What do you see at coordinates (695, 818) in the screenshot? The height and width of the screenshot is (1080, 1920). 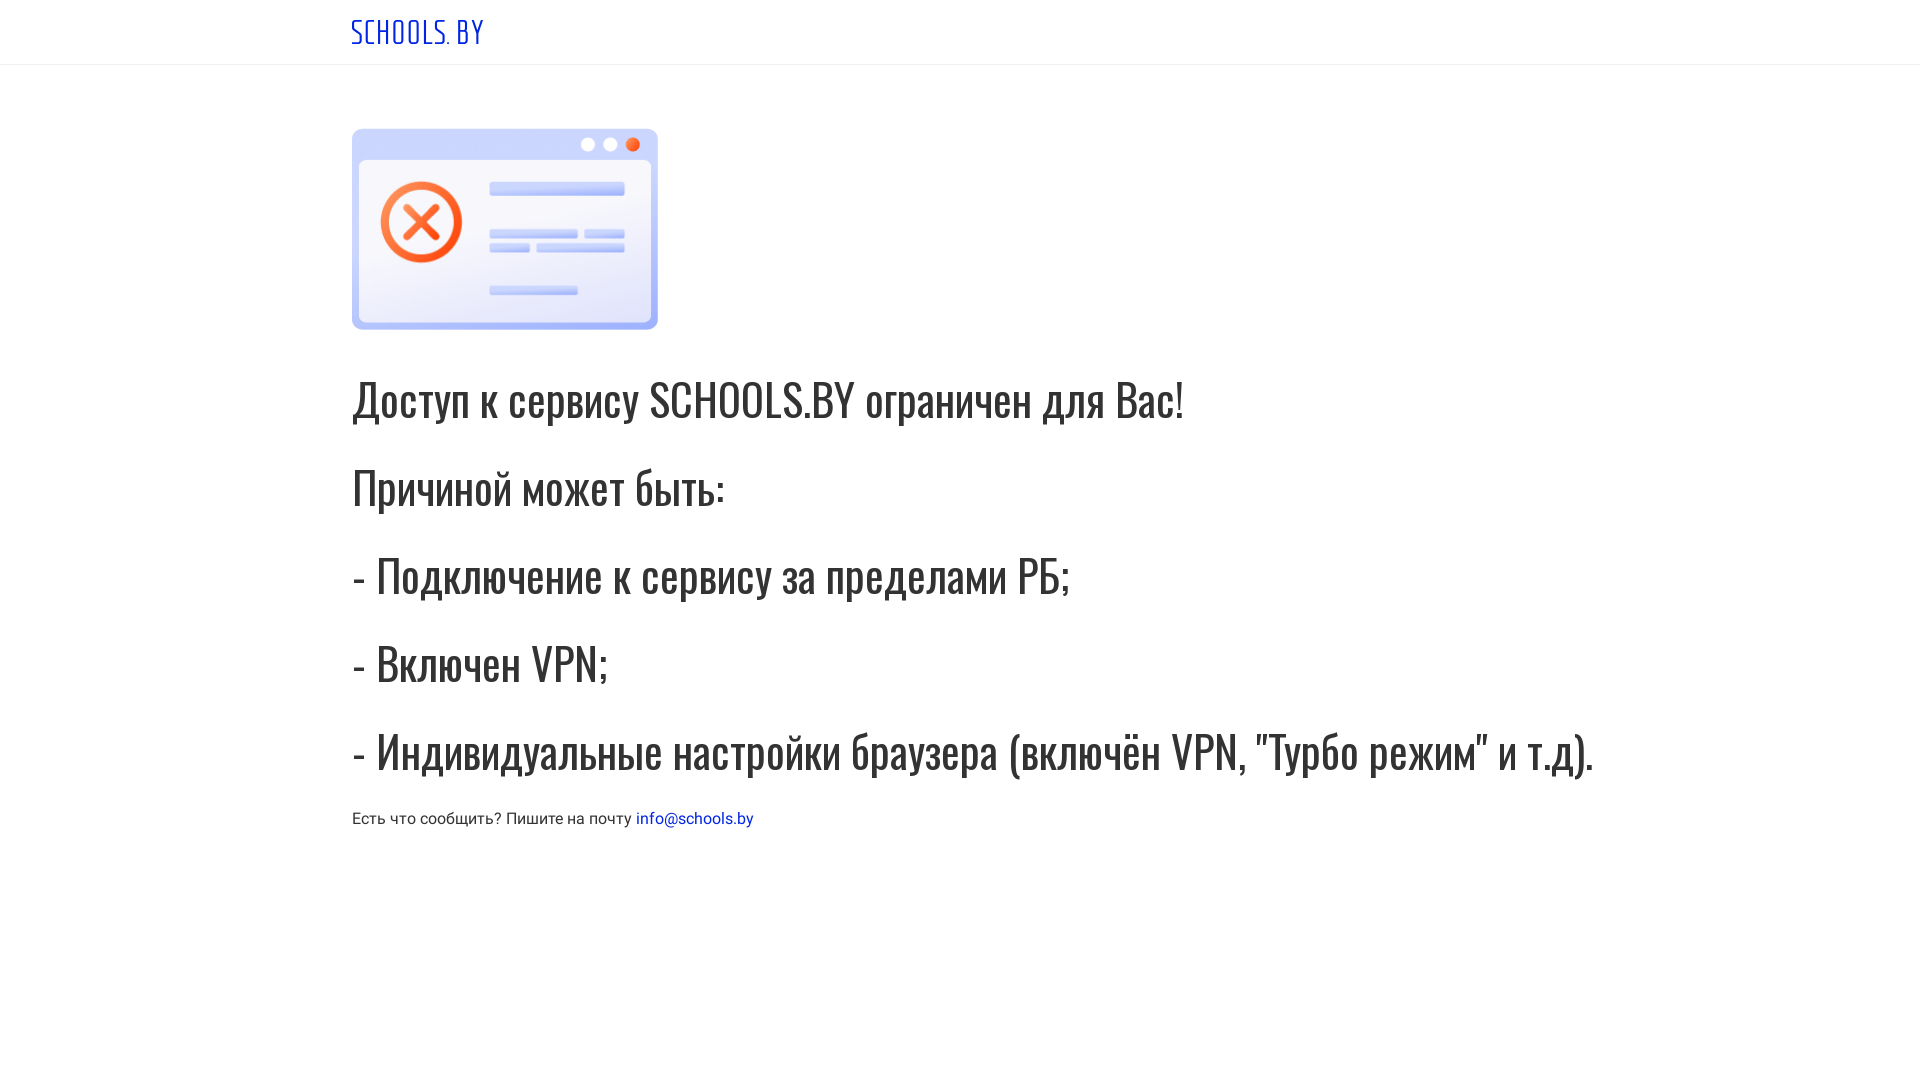 I see `'info@schools.by'` at bounding box center [695, 818].